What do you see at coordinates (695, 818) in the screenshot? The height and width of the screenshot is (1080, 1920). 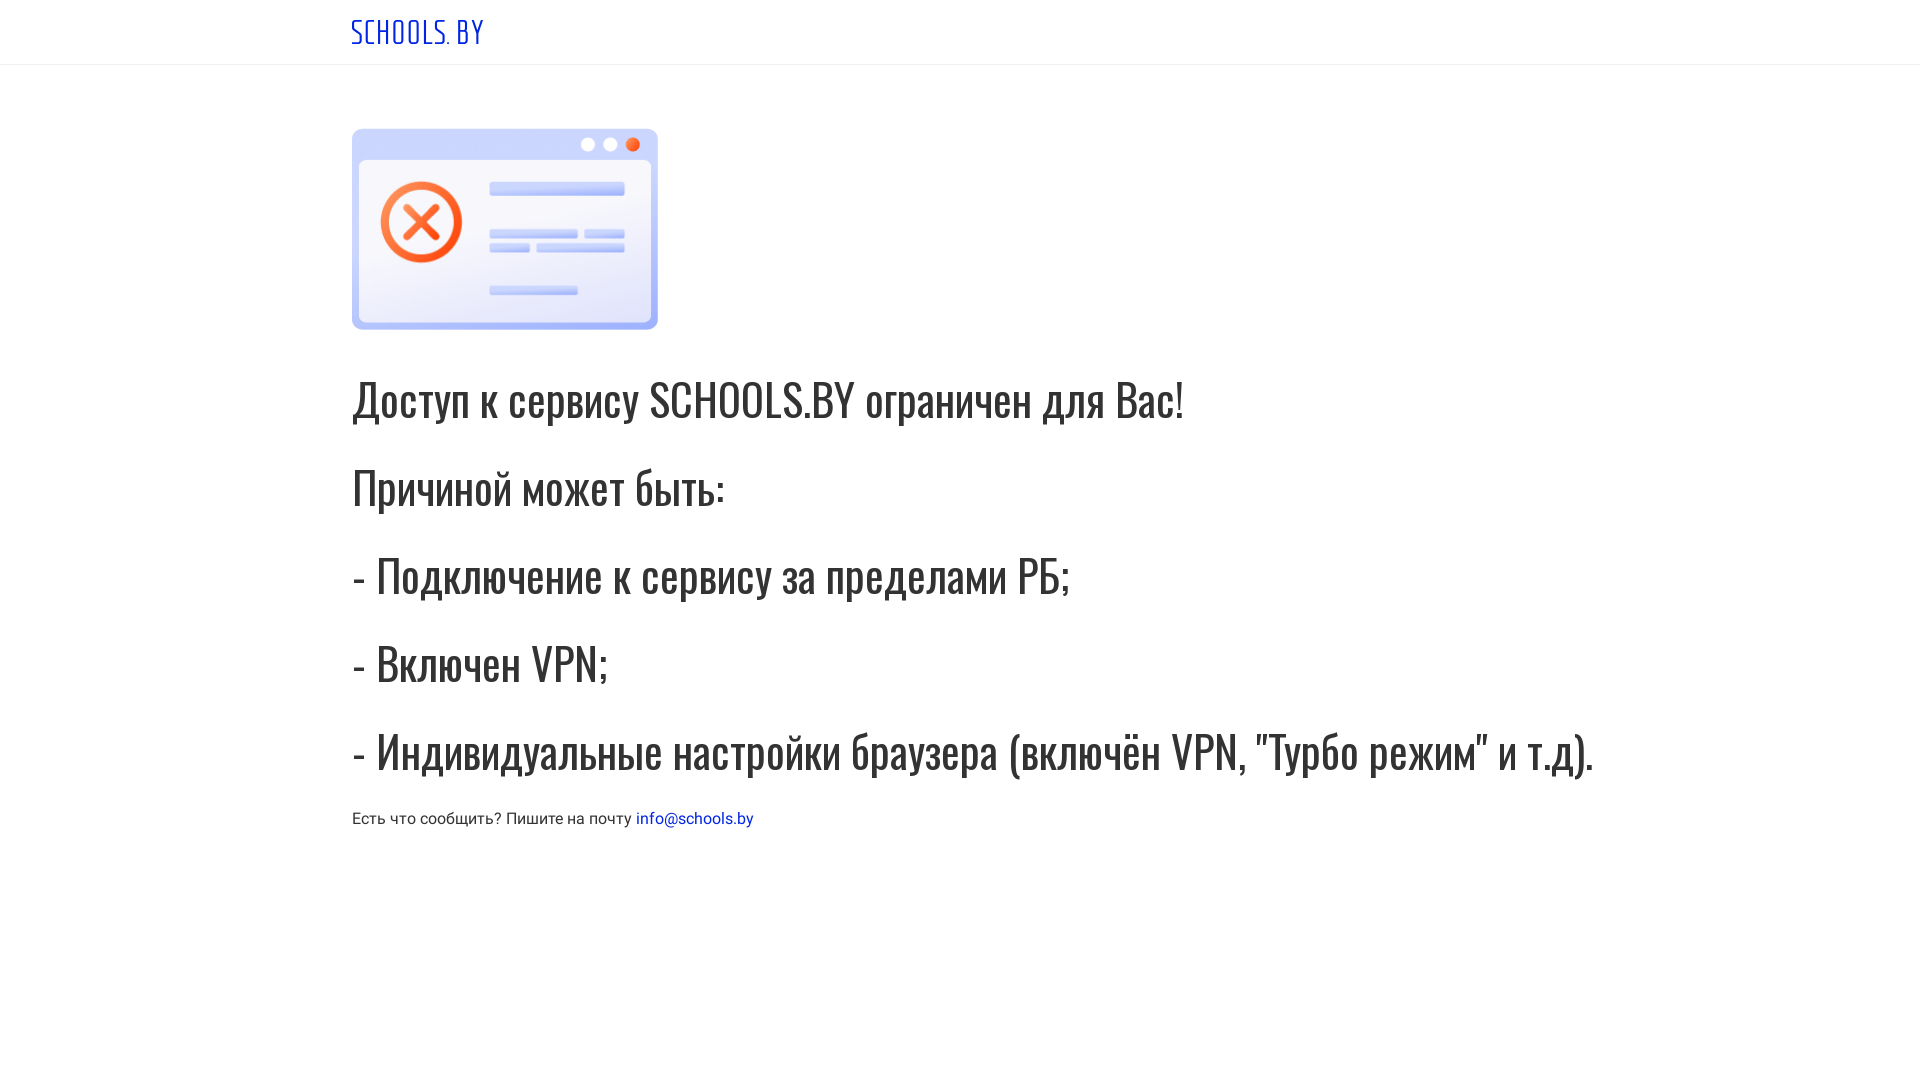 I see `'info@schools.by'` at bounding box center [695, 818].